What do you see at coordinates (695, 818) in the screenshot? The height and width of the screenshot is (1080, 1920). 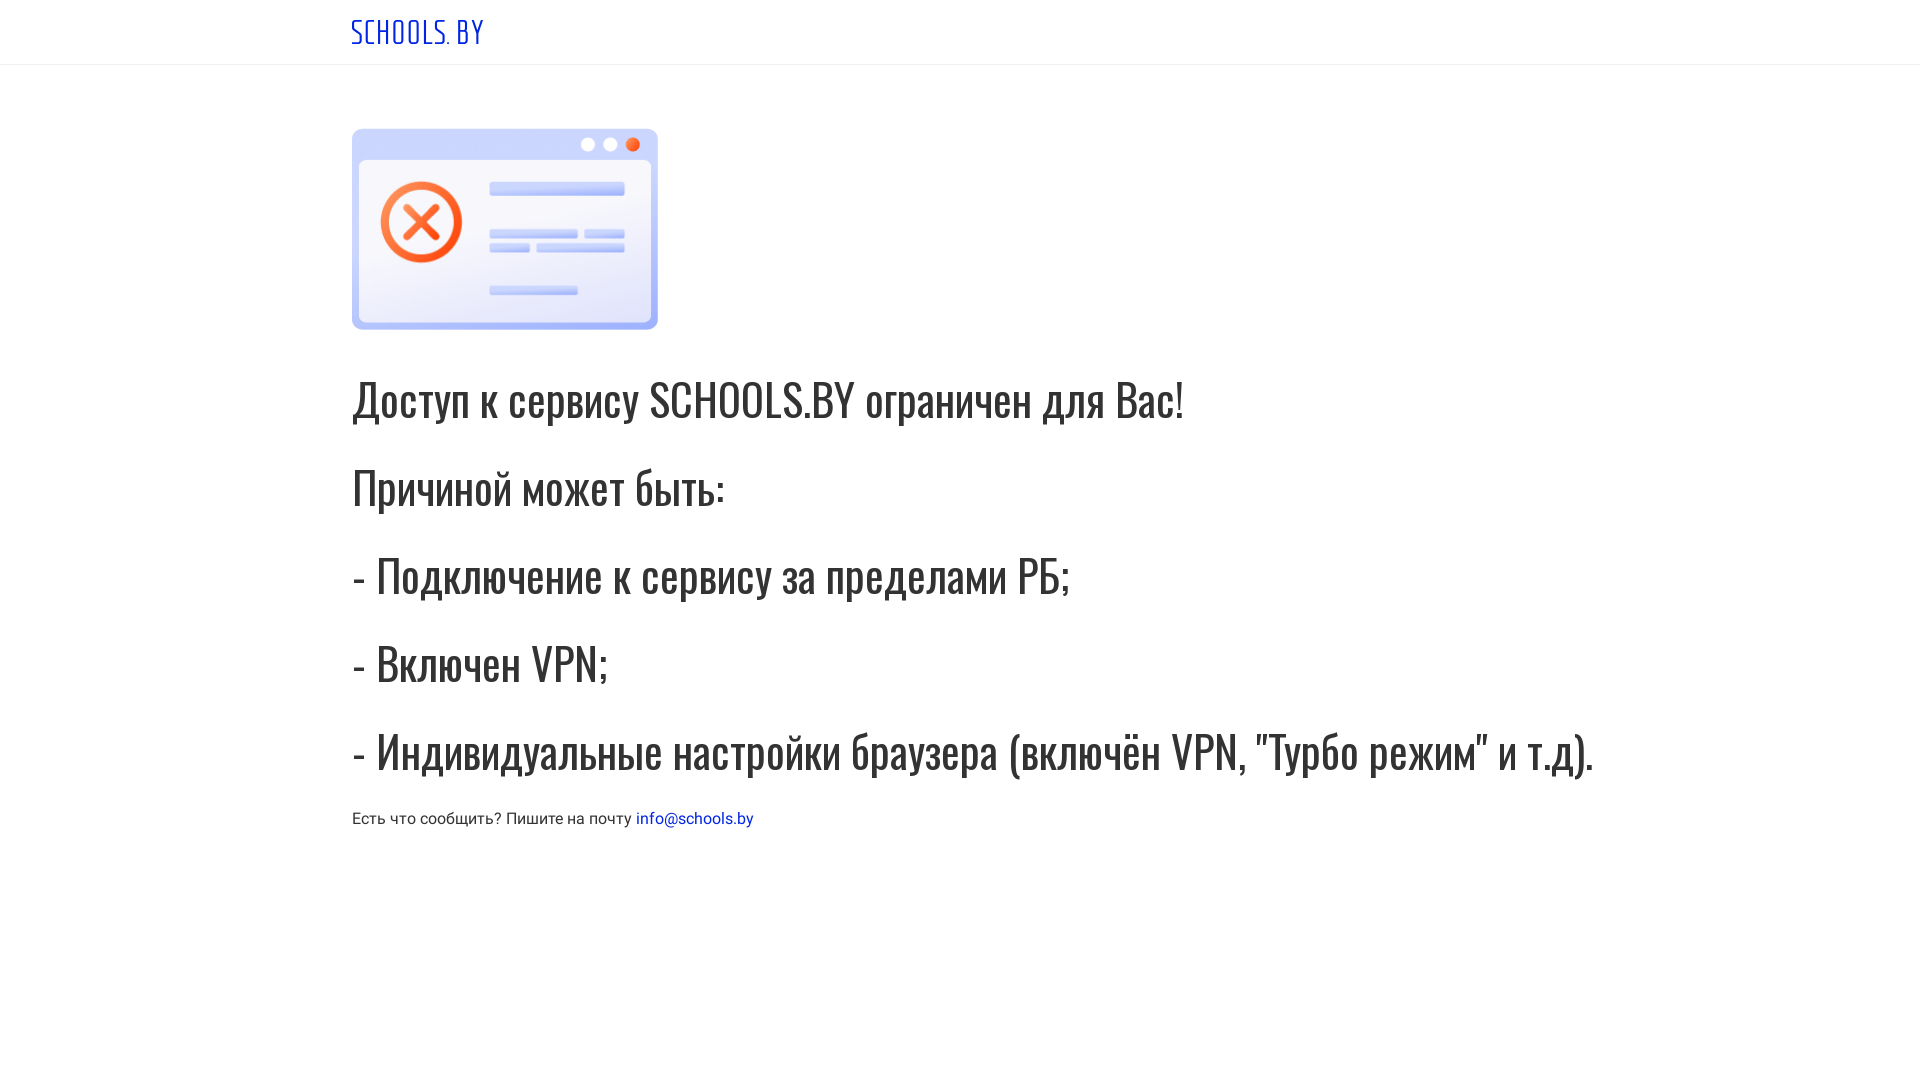 I see `'info@schools.by'` at bounding box center [695, 818].